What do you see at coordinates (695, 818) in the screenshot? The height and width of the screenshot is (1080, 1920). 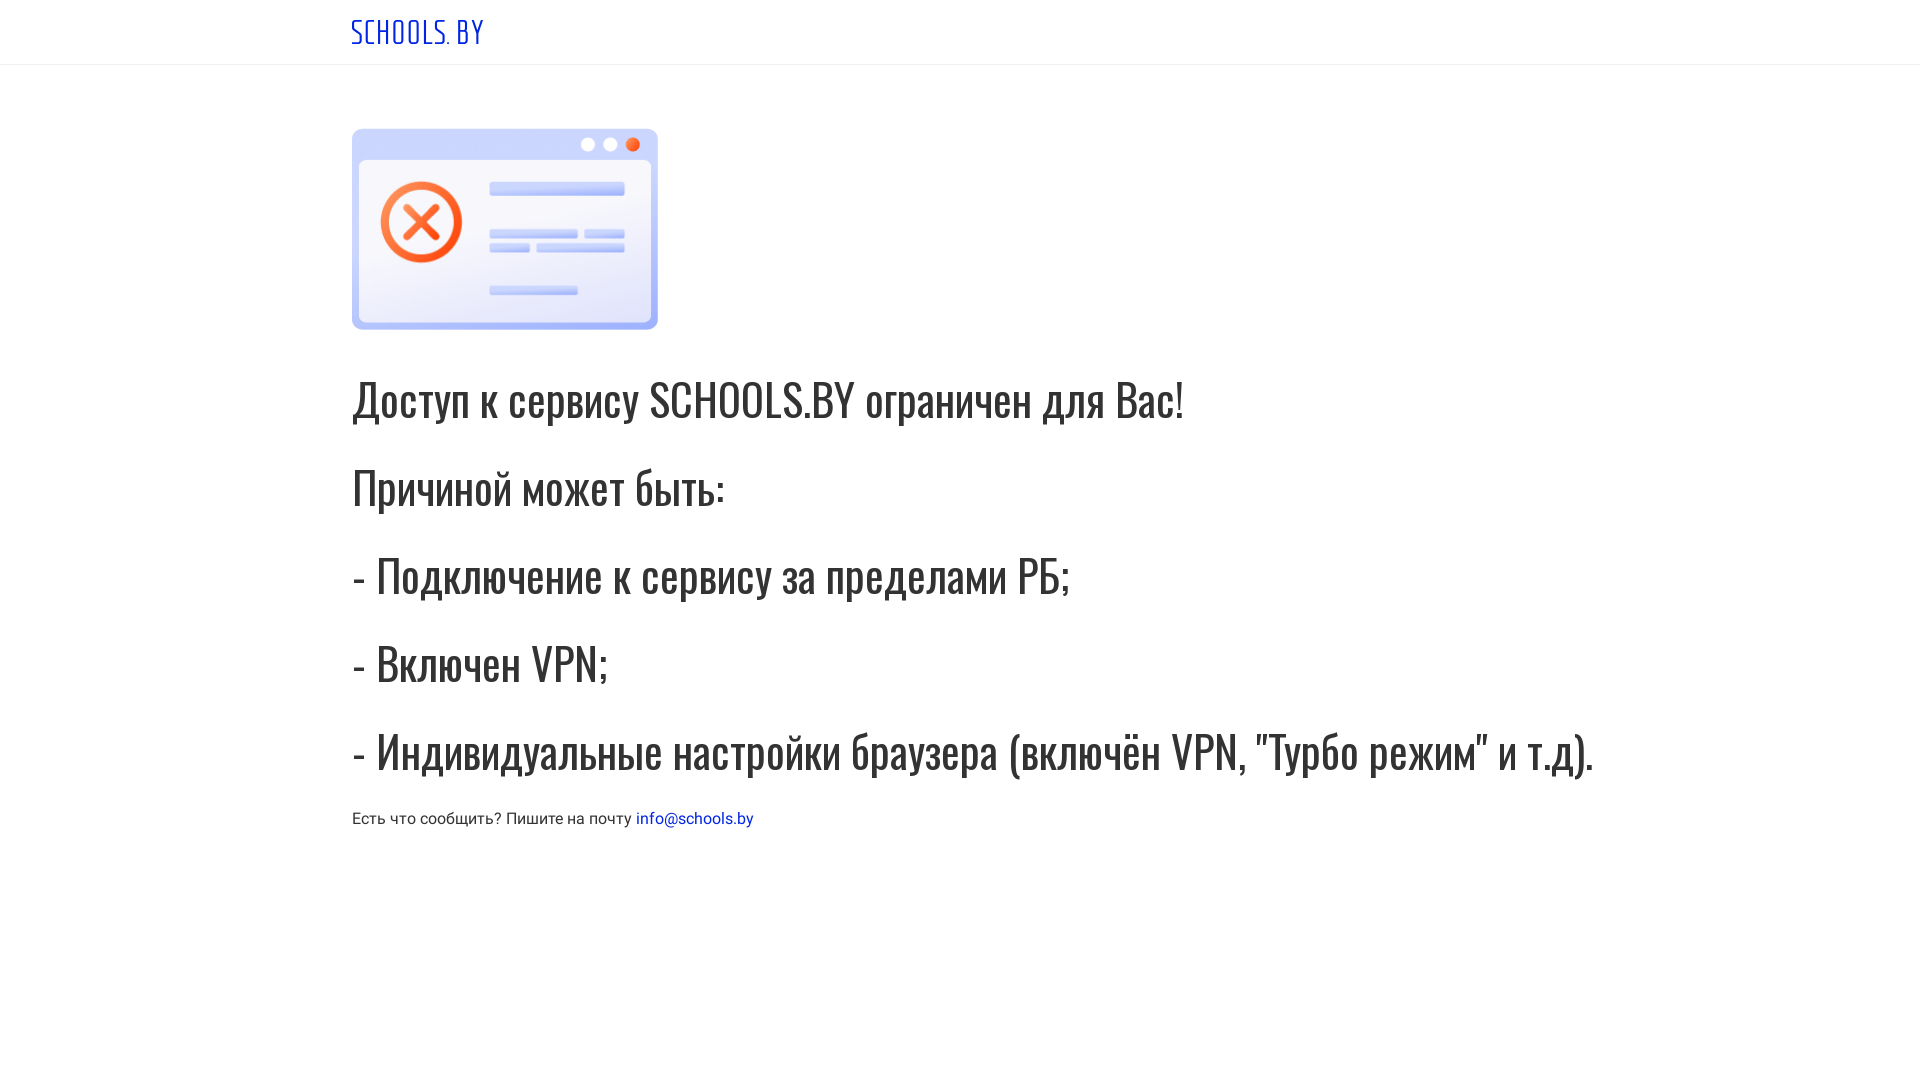 I see `'info@schools.by'` at bounding box center [695, 818].